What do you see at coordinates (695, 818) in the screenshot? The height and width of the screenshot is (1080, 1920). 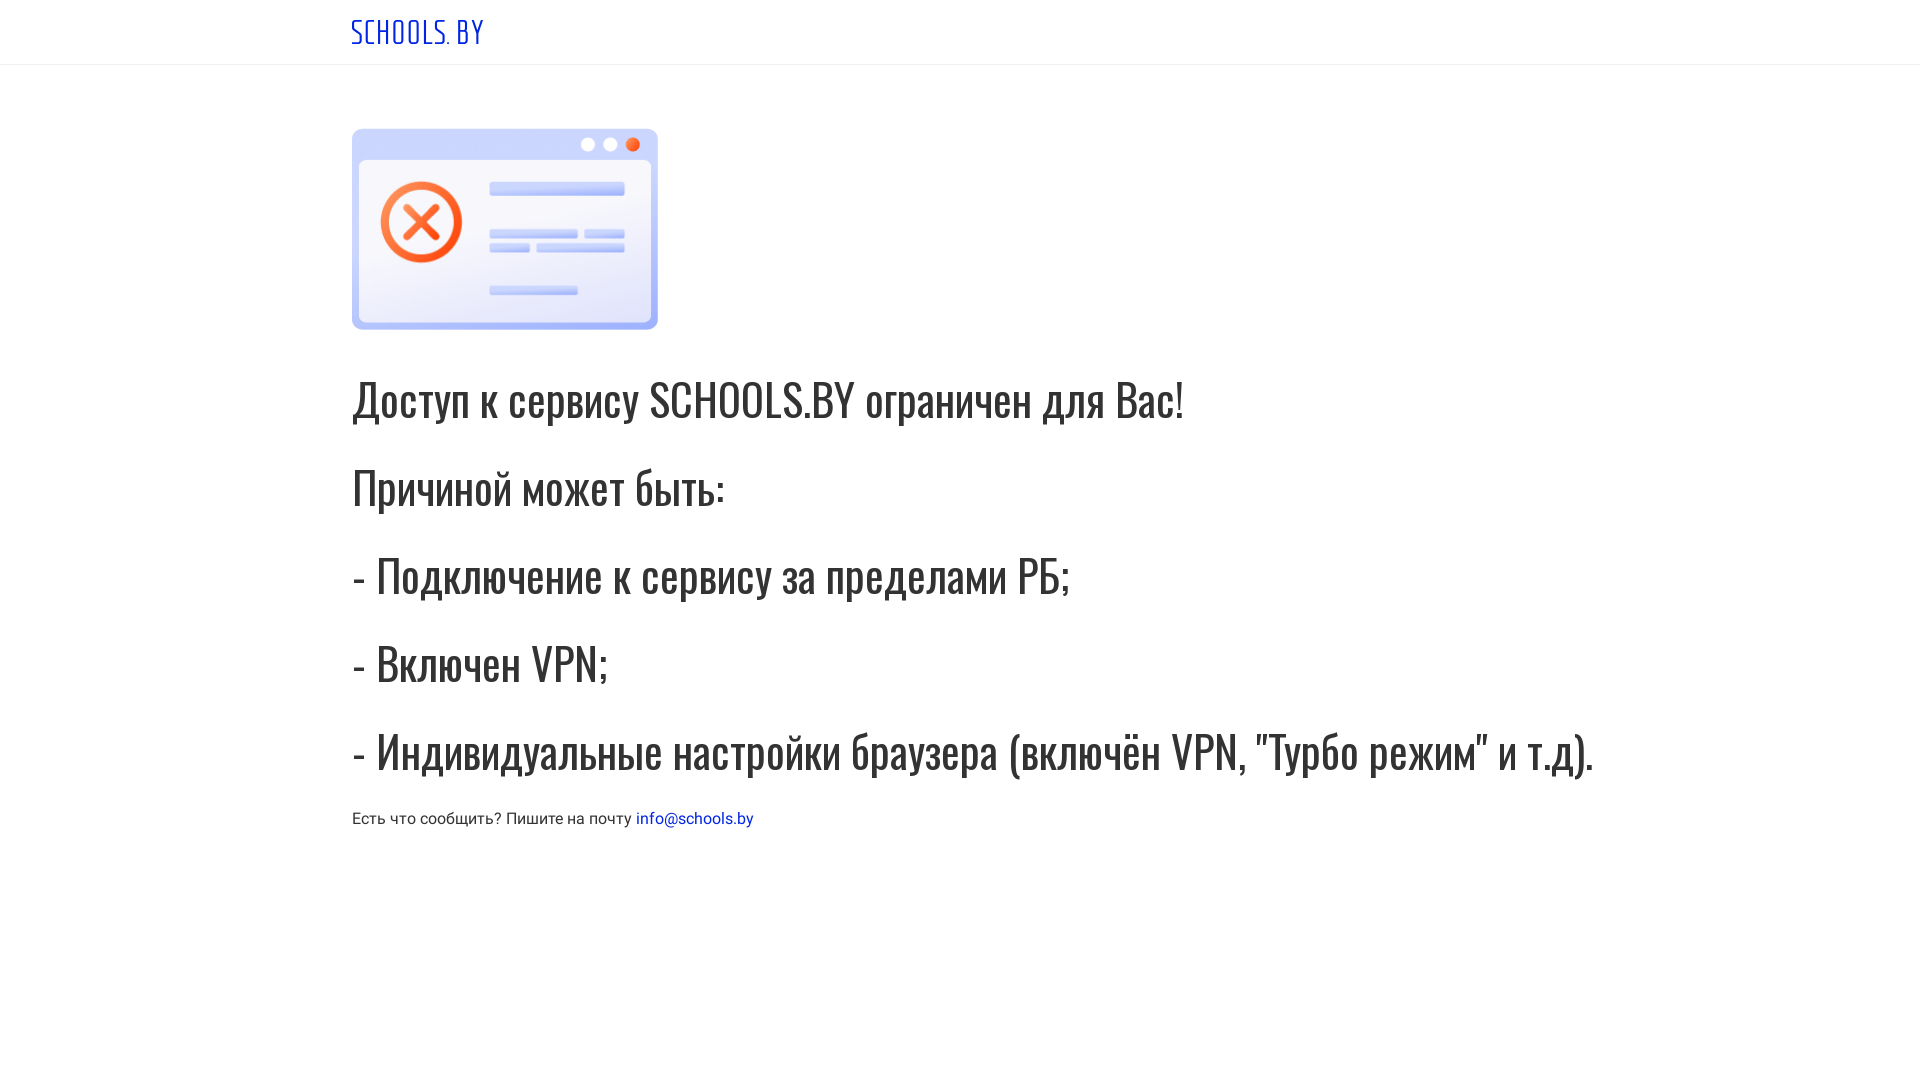 I see `'info@schools.by'` at bounding box center [695, 818].